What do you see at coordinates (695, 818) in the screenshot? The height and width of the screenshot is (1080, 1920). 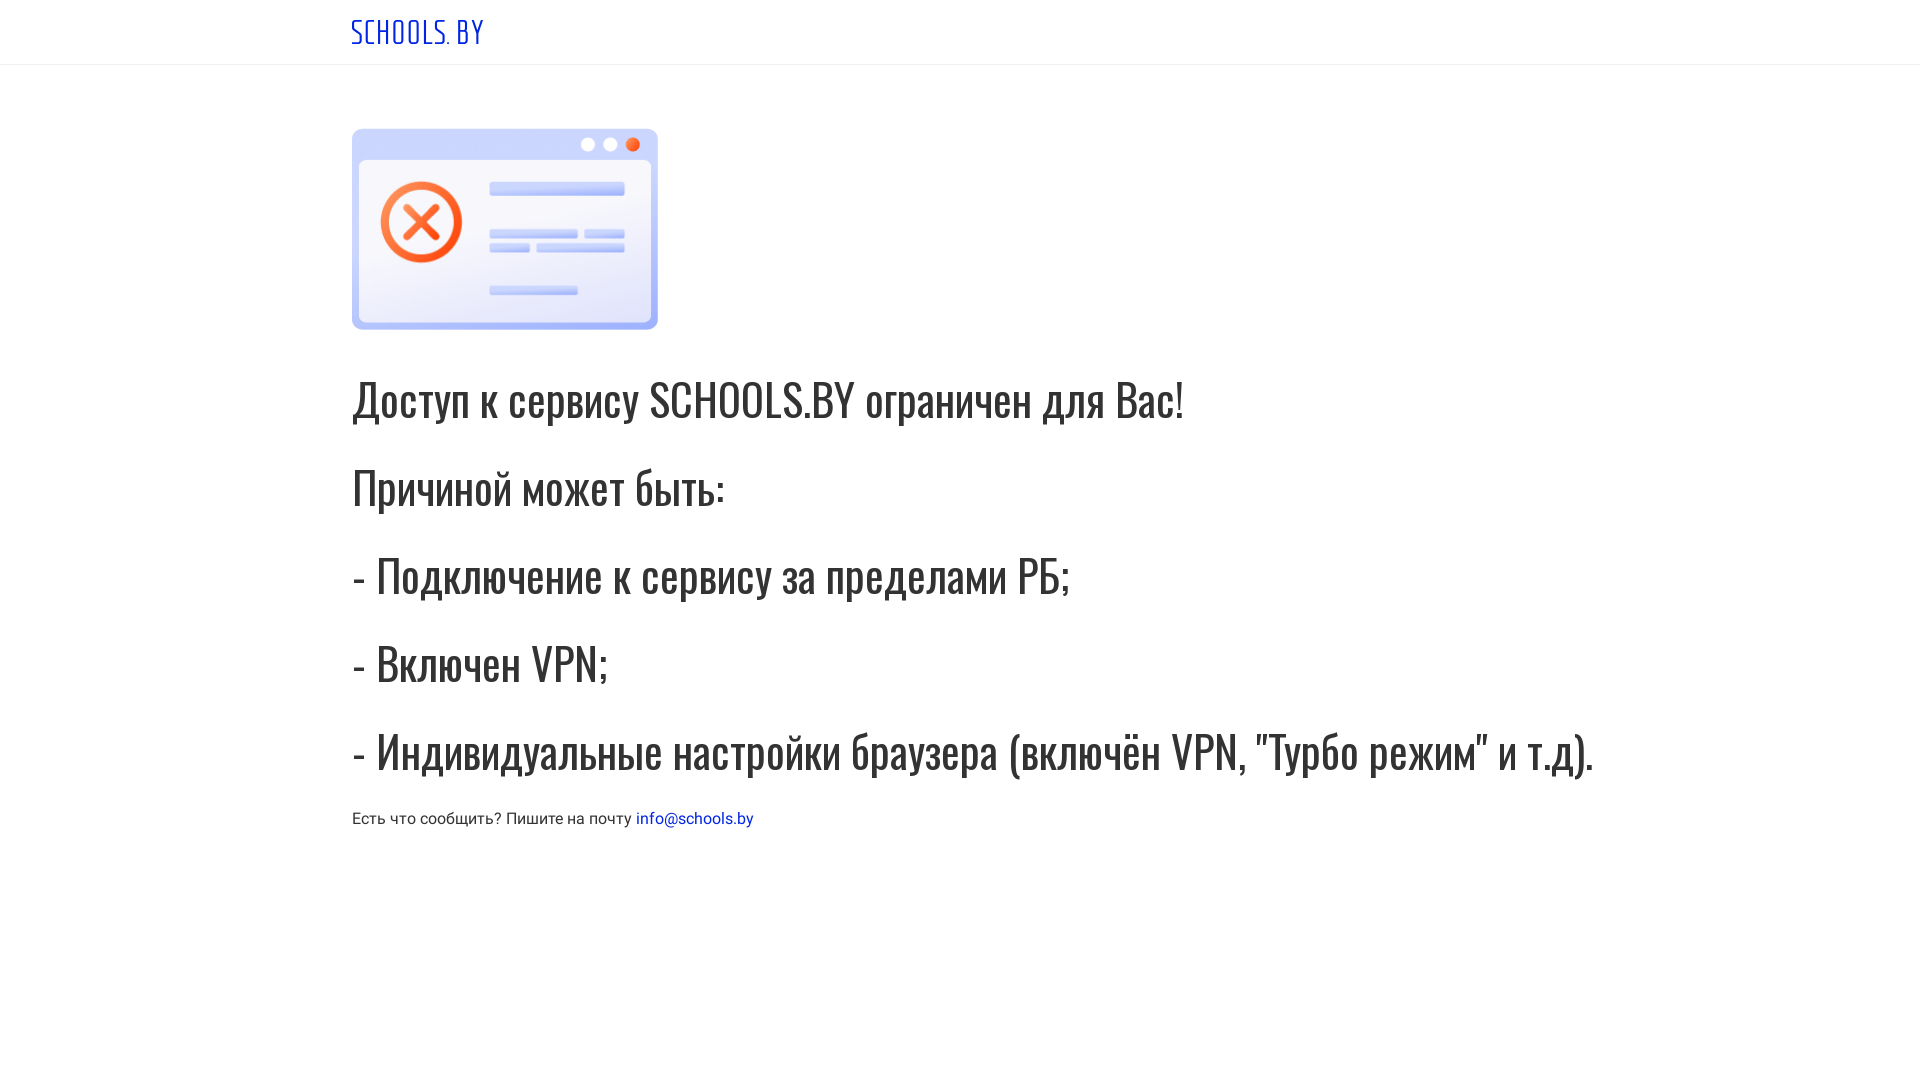 I see `'info@schools.by'` at bounding box center [695, 818].